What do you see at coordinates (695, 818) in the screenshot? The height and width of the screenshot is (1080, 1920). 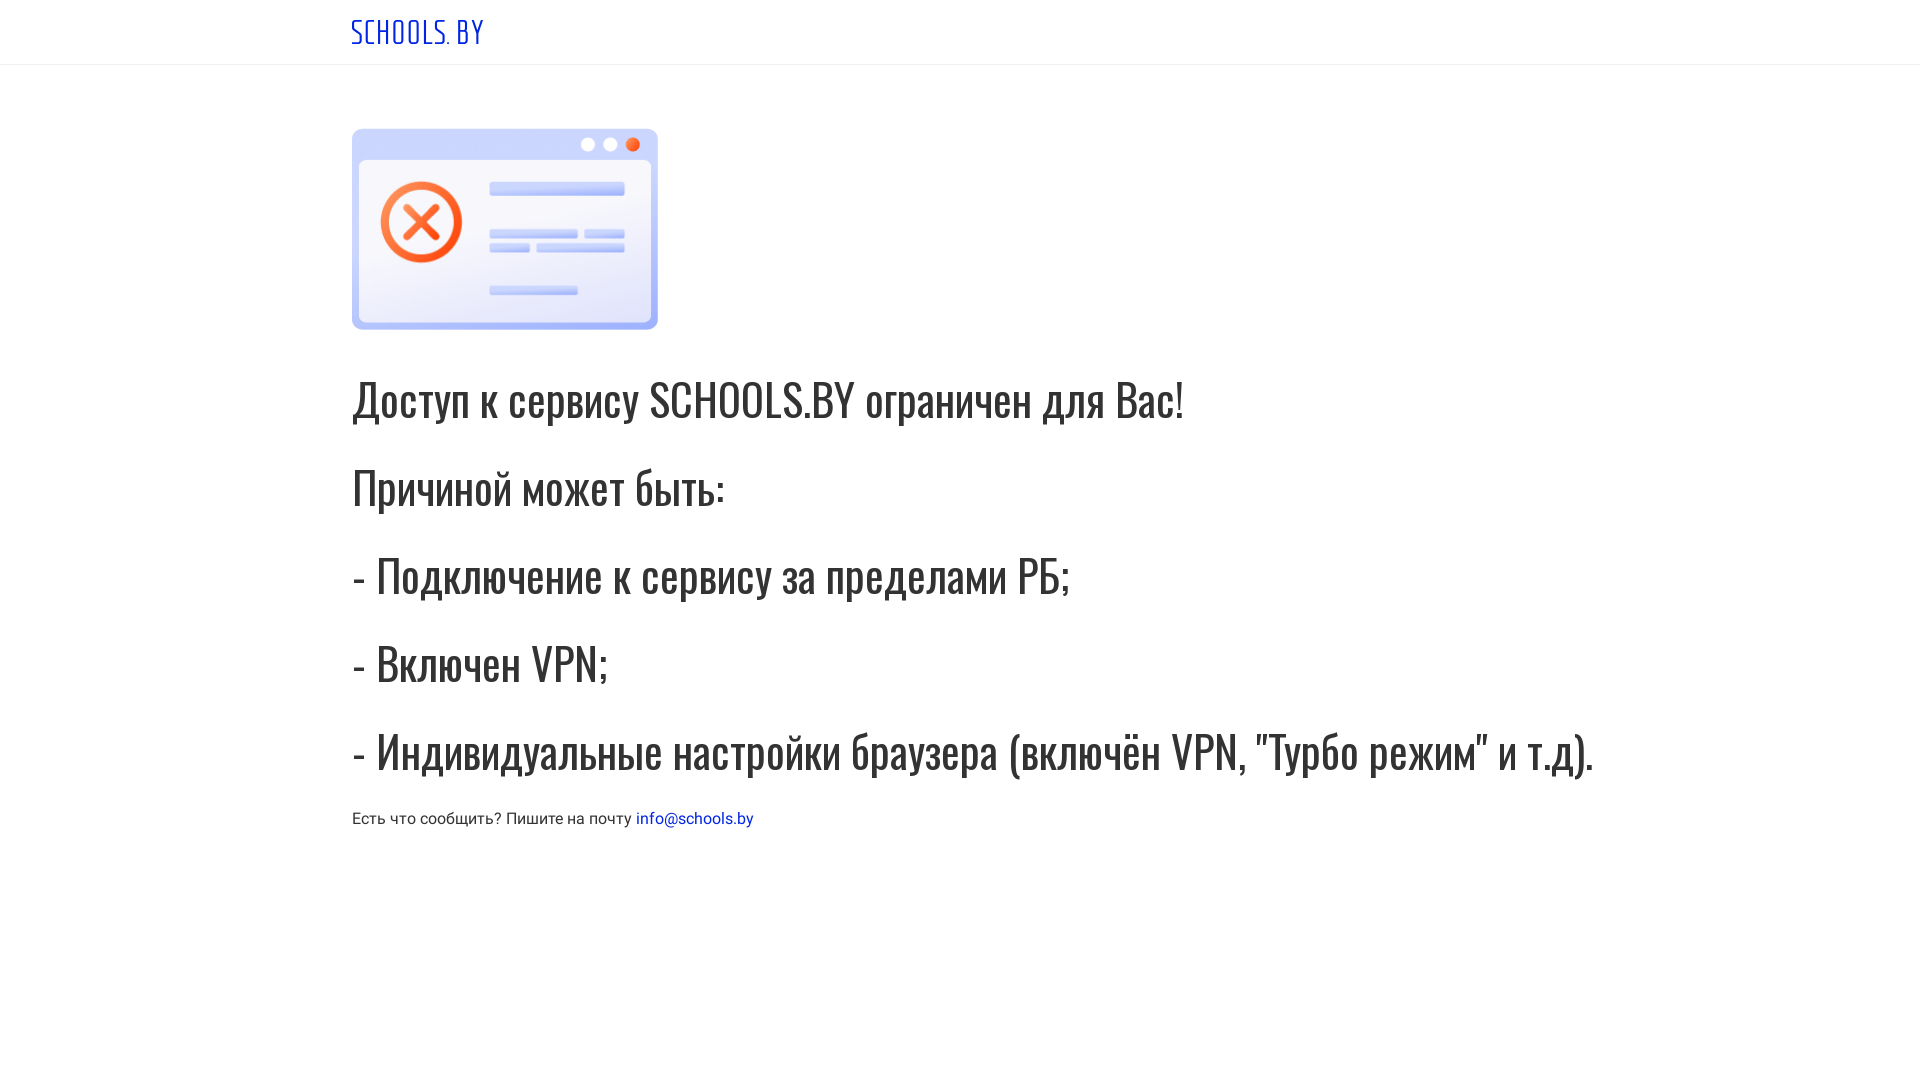 I see `'info@schools.by'` at bounding box center [695, 818].